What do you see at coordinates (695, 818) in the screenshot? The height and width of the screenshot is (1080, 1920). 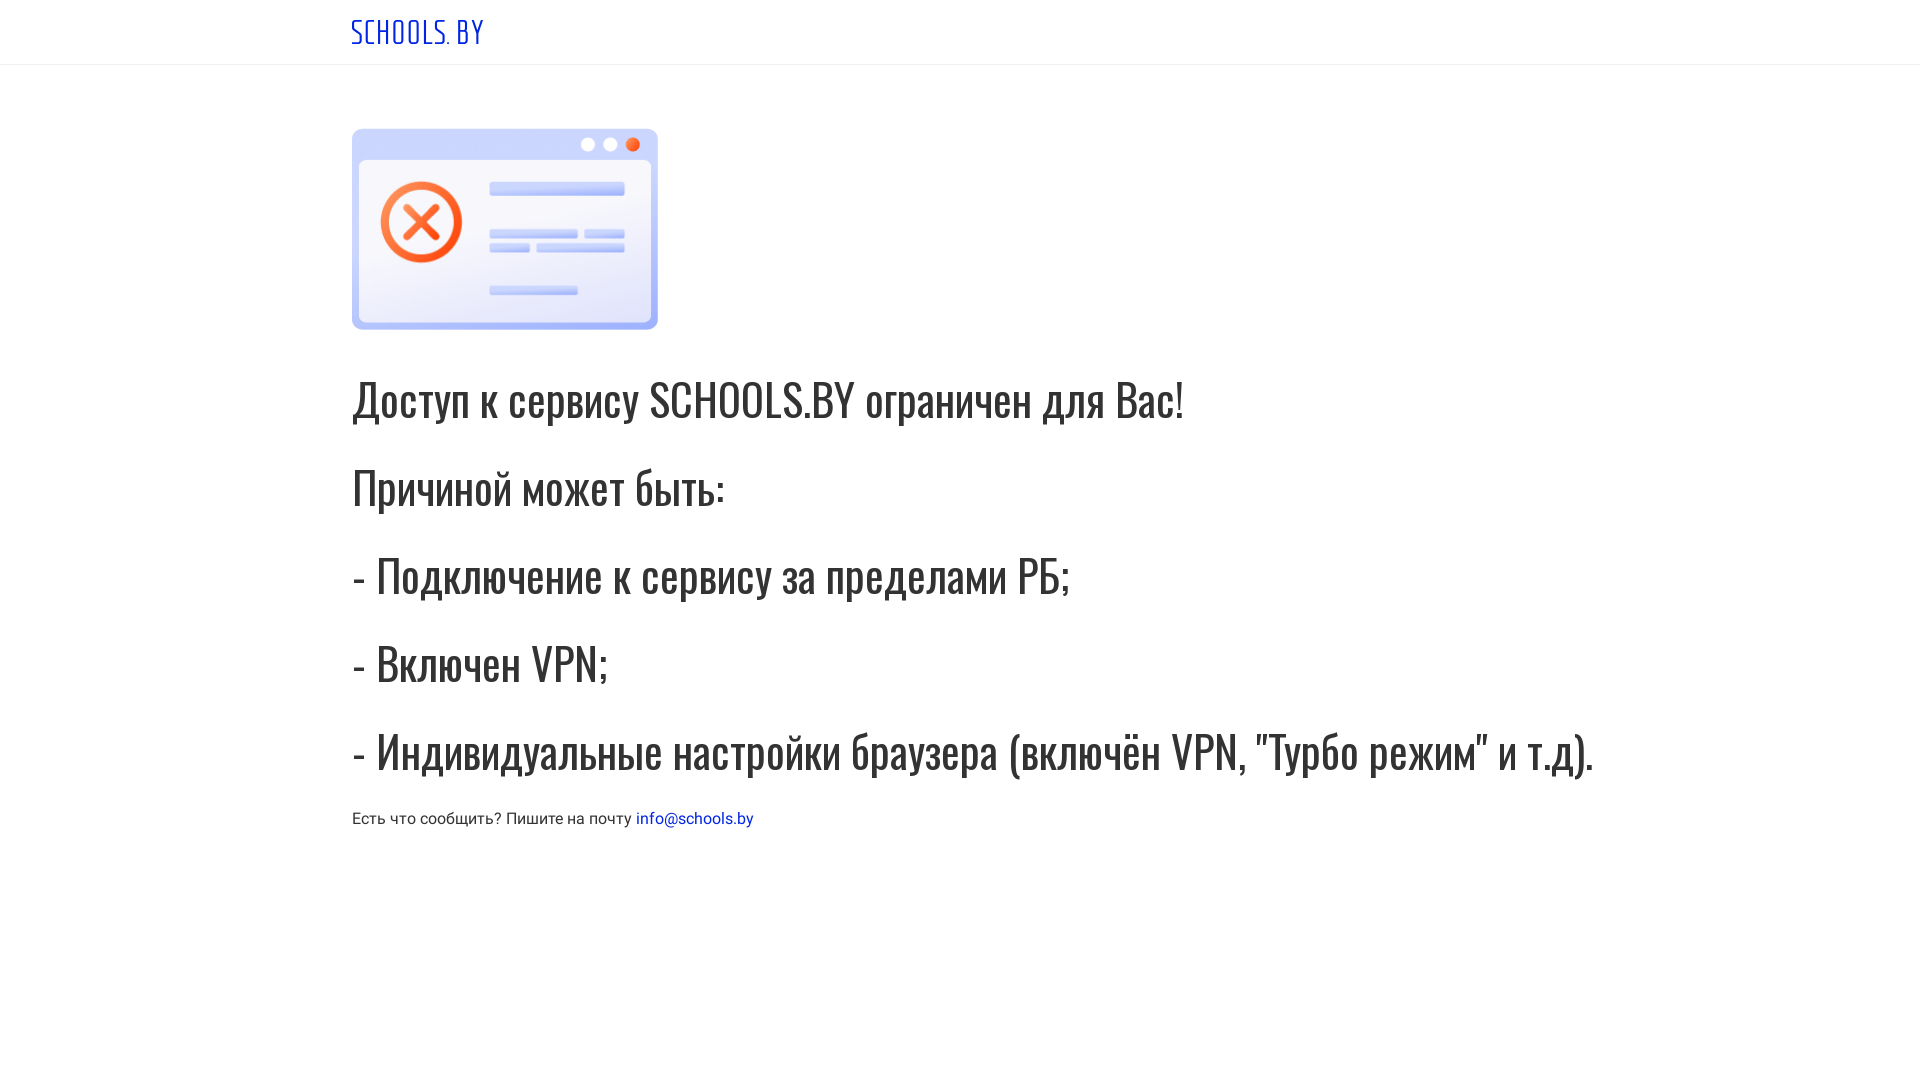 I see `'info@schools.by'` at bounding box center [695, 818].